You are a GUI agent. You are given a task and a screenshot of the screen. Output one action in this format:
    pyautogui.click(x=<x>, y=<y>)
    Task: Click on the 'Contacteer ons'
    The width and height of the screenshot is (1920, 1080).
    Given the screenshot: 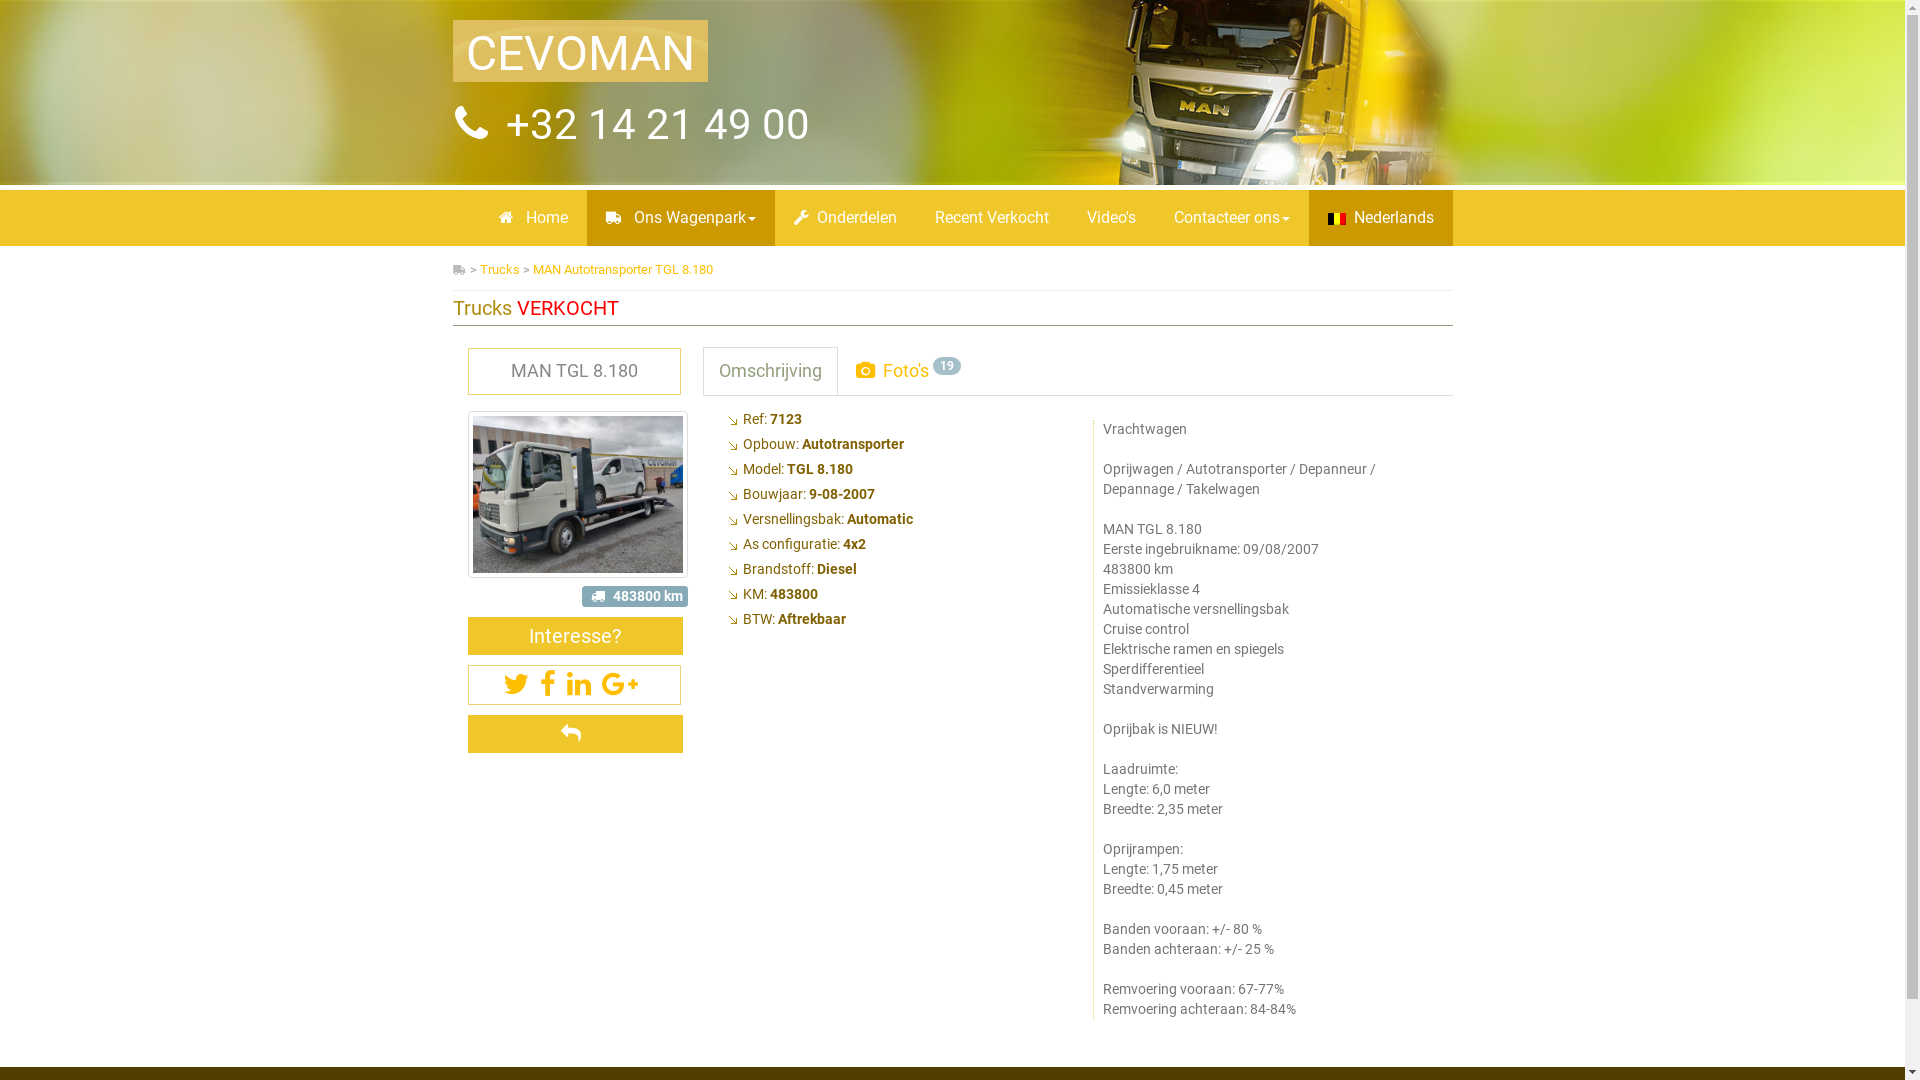 What is the action you would take?
    pyautogui.click(x=1153, y=218)
    